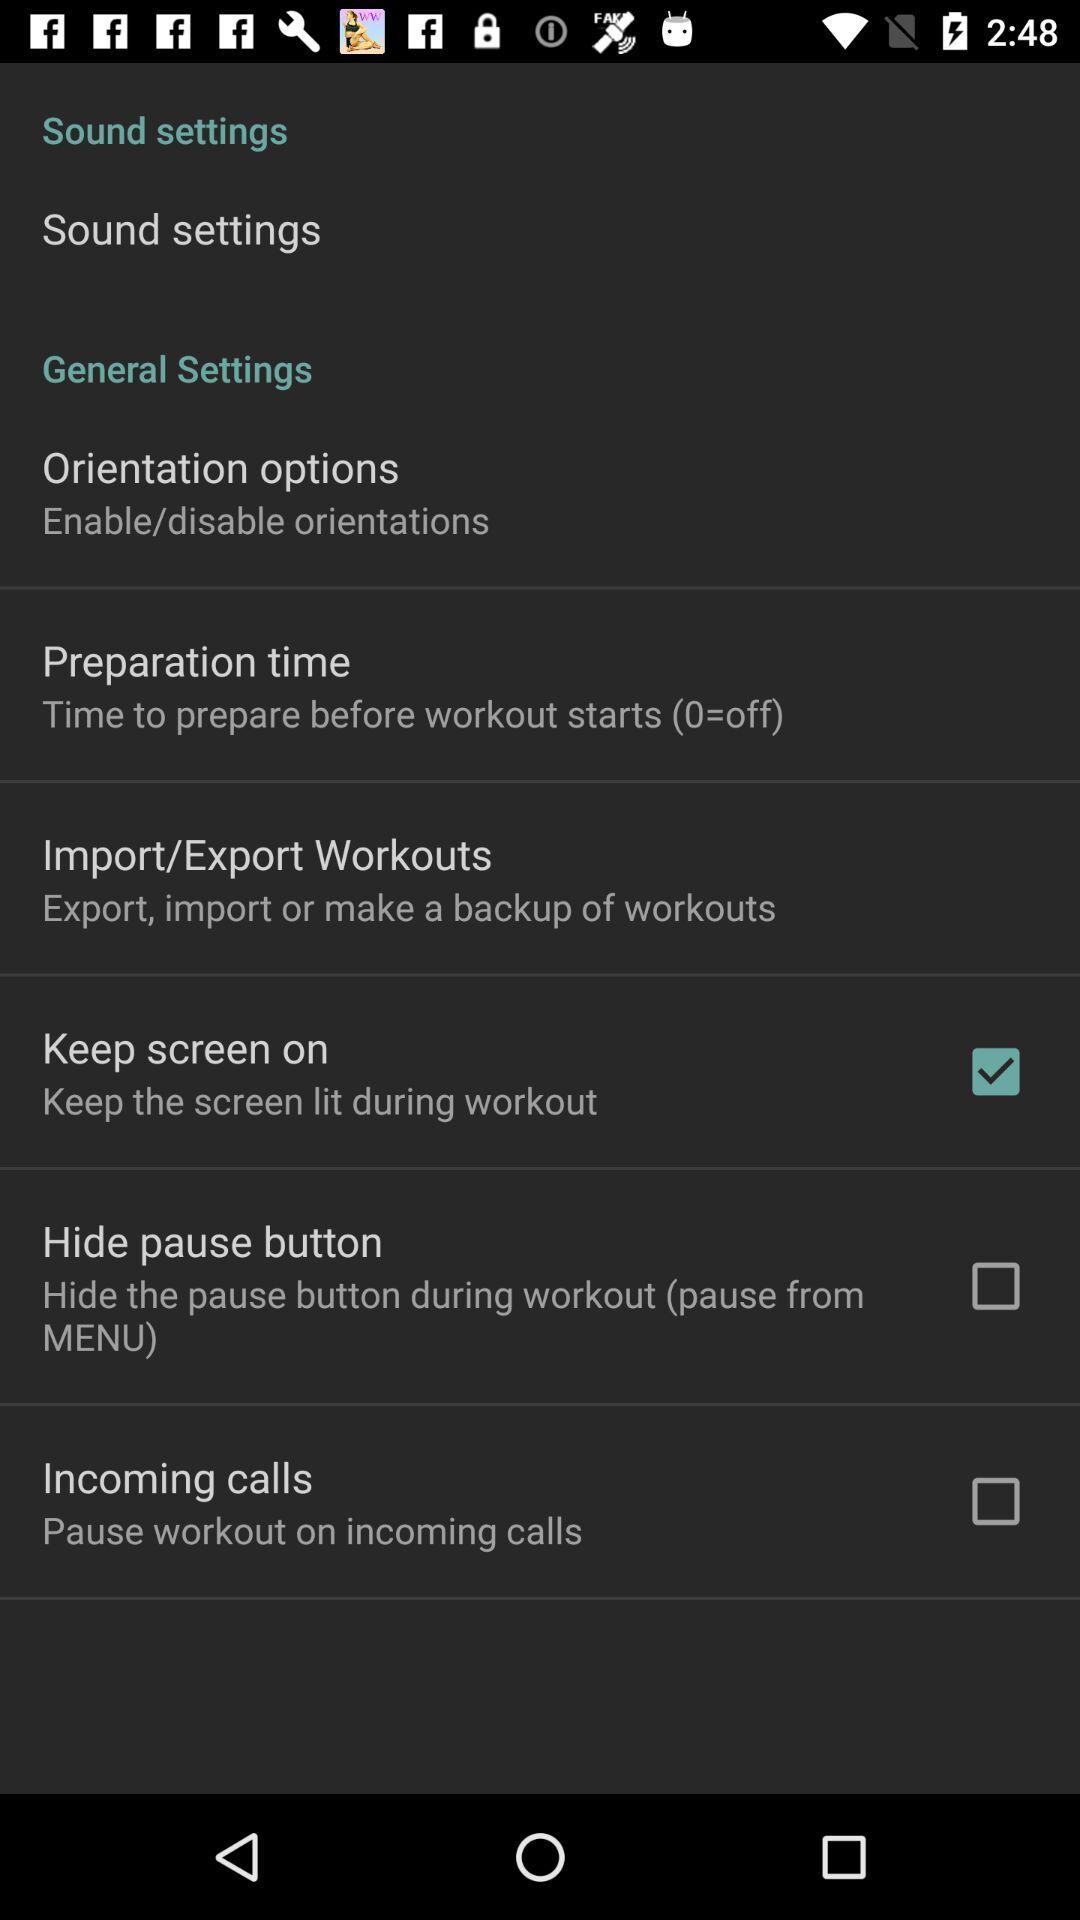 The width and height of the screenshot is (1080, 1920). I want to click on app below preparation time app, so click(412, 713).